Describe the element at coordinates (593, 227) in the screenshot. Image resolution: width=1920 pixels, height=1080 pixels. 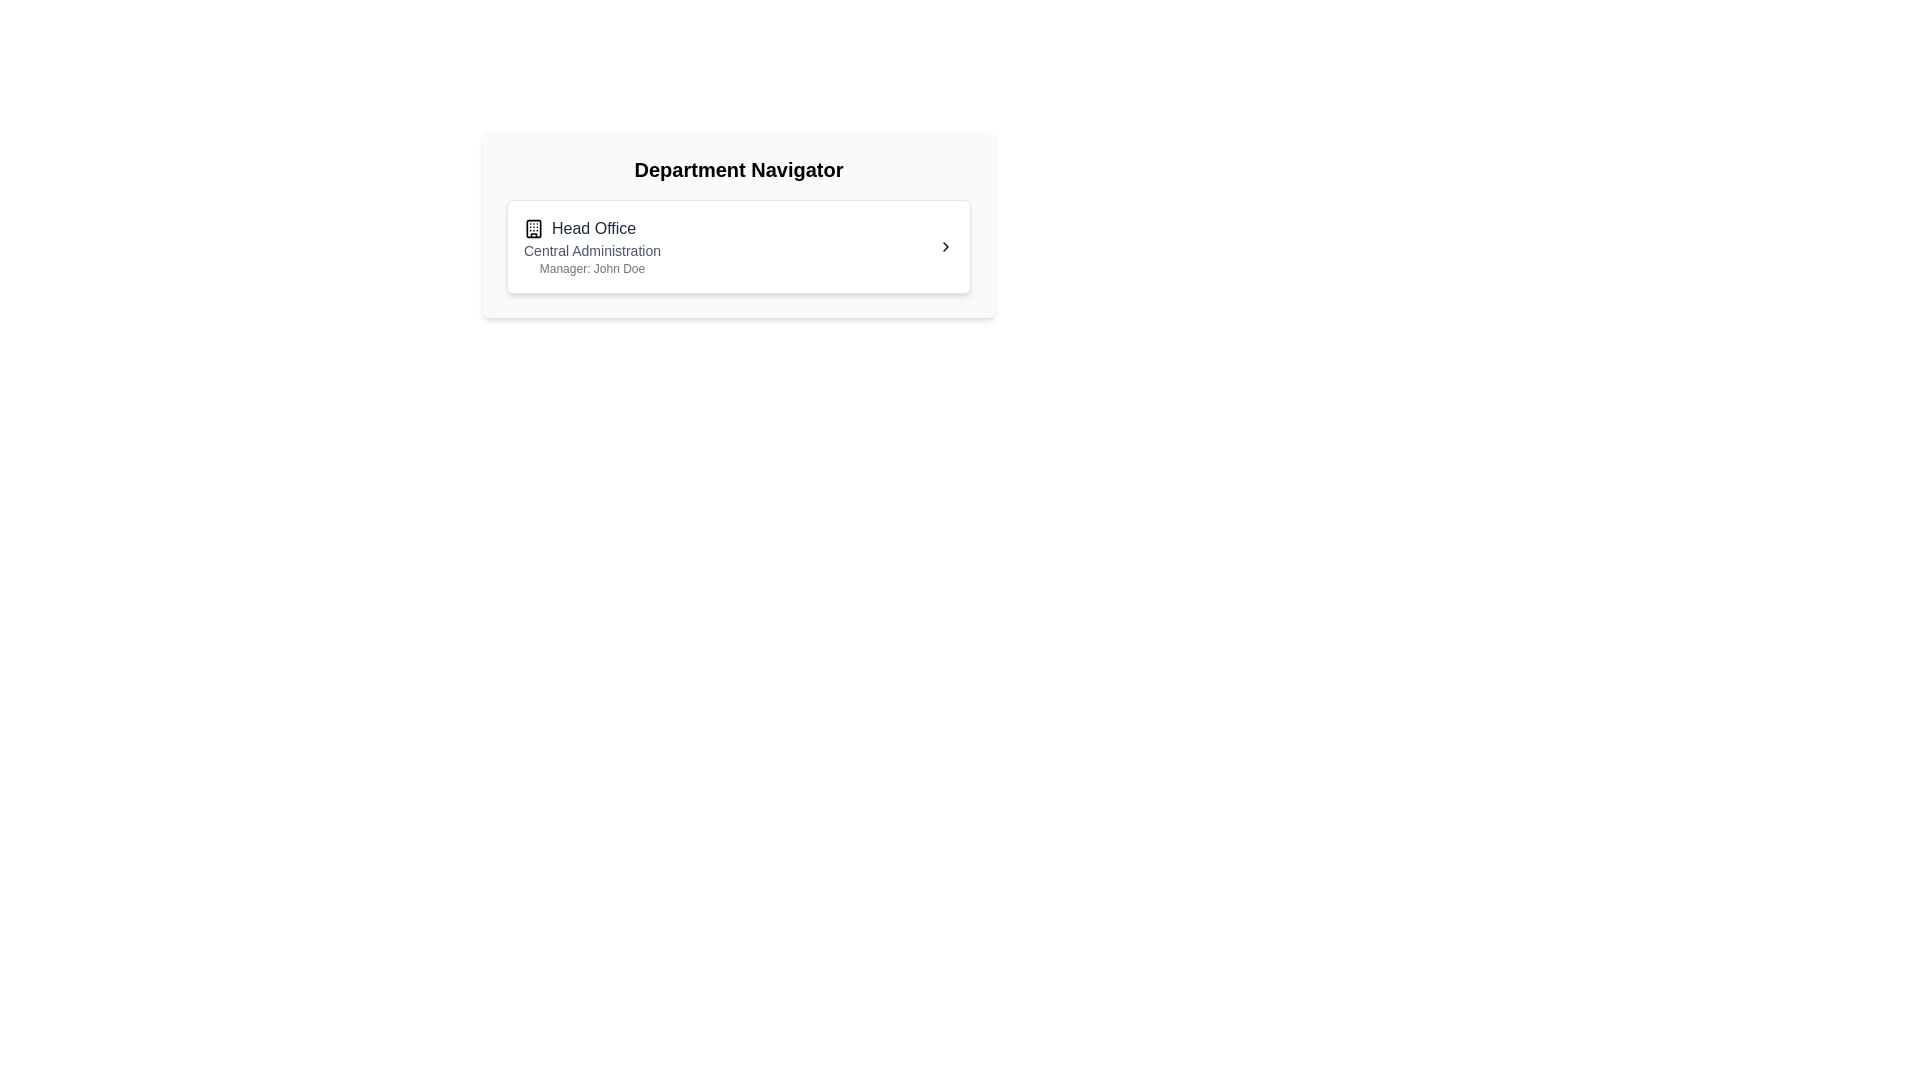
I see `the 'Head Office' text label, which is styled with a medium-weight font and dark gray color, located next to a building icon within the 'Department Navigator' section` at that location.